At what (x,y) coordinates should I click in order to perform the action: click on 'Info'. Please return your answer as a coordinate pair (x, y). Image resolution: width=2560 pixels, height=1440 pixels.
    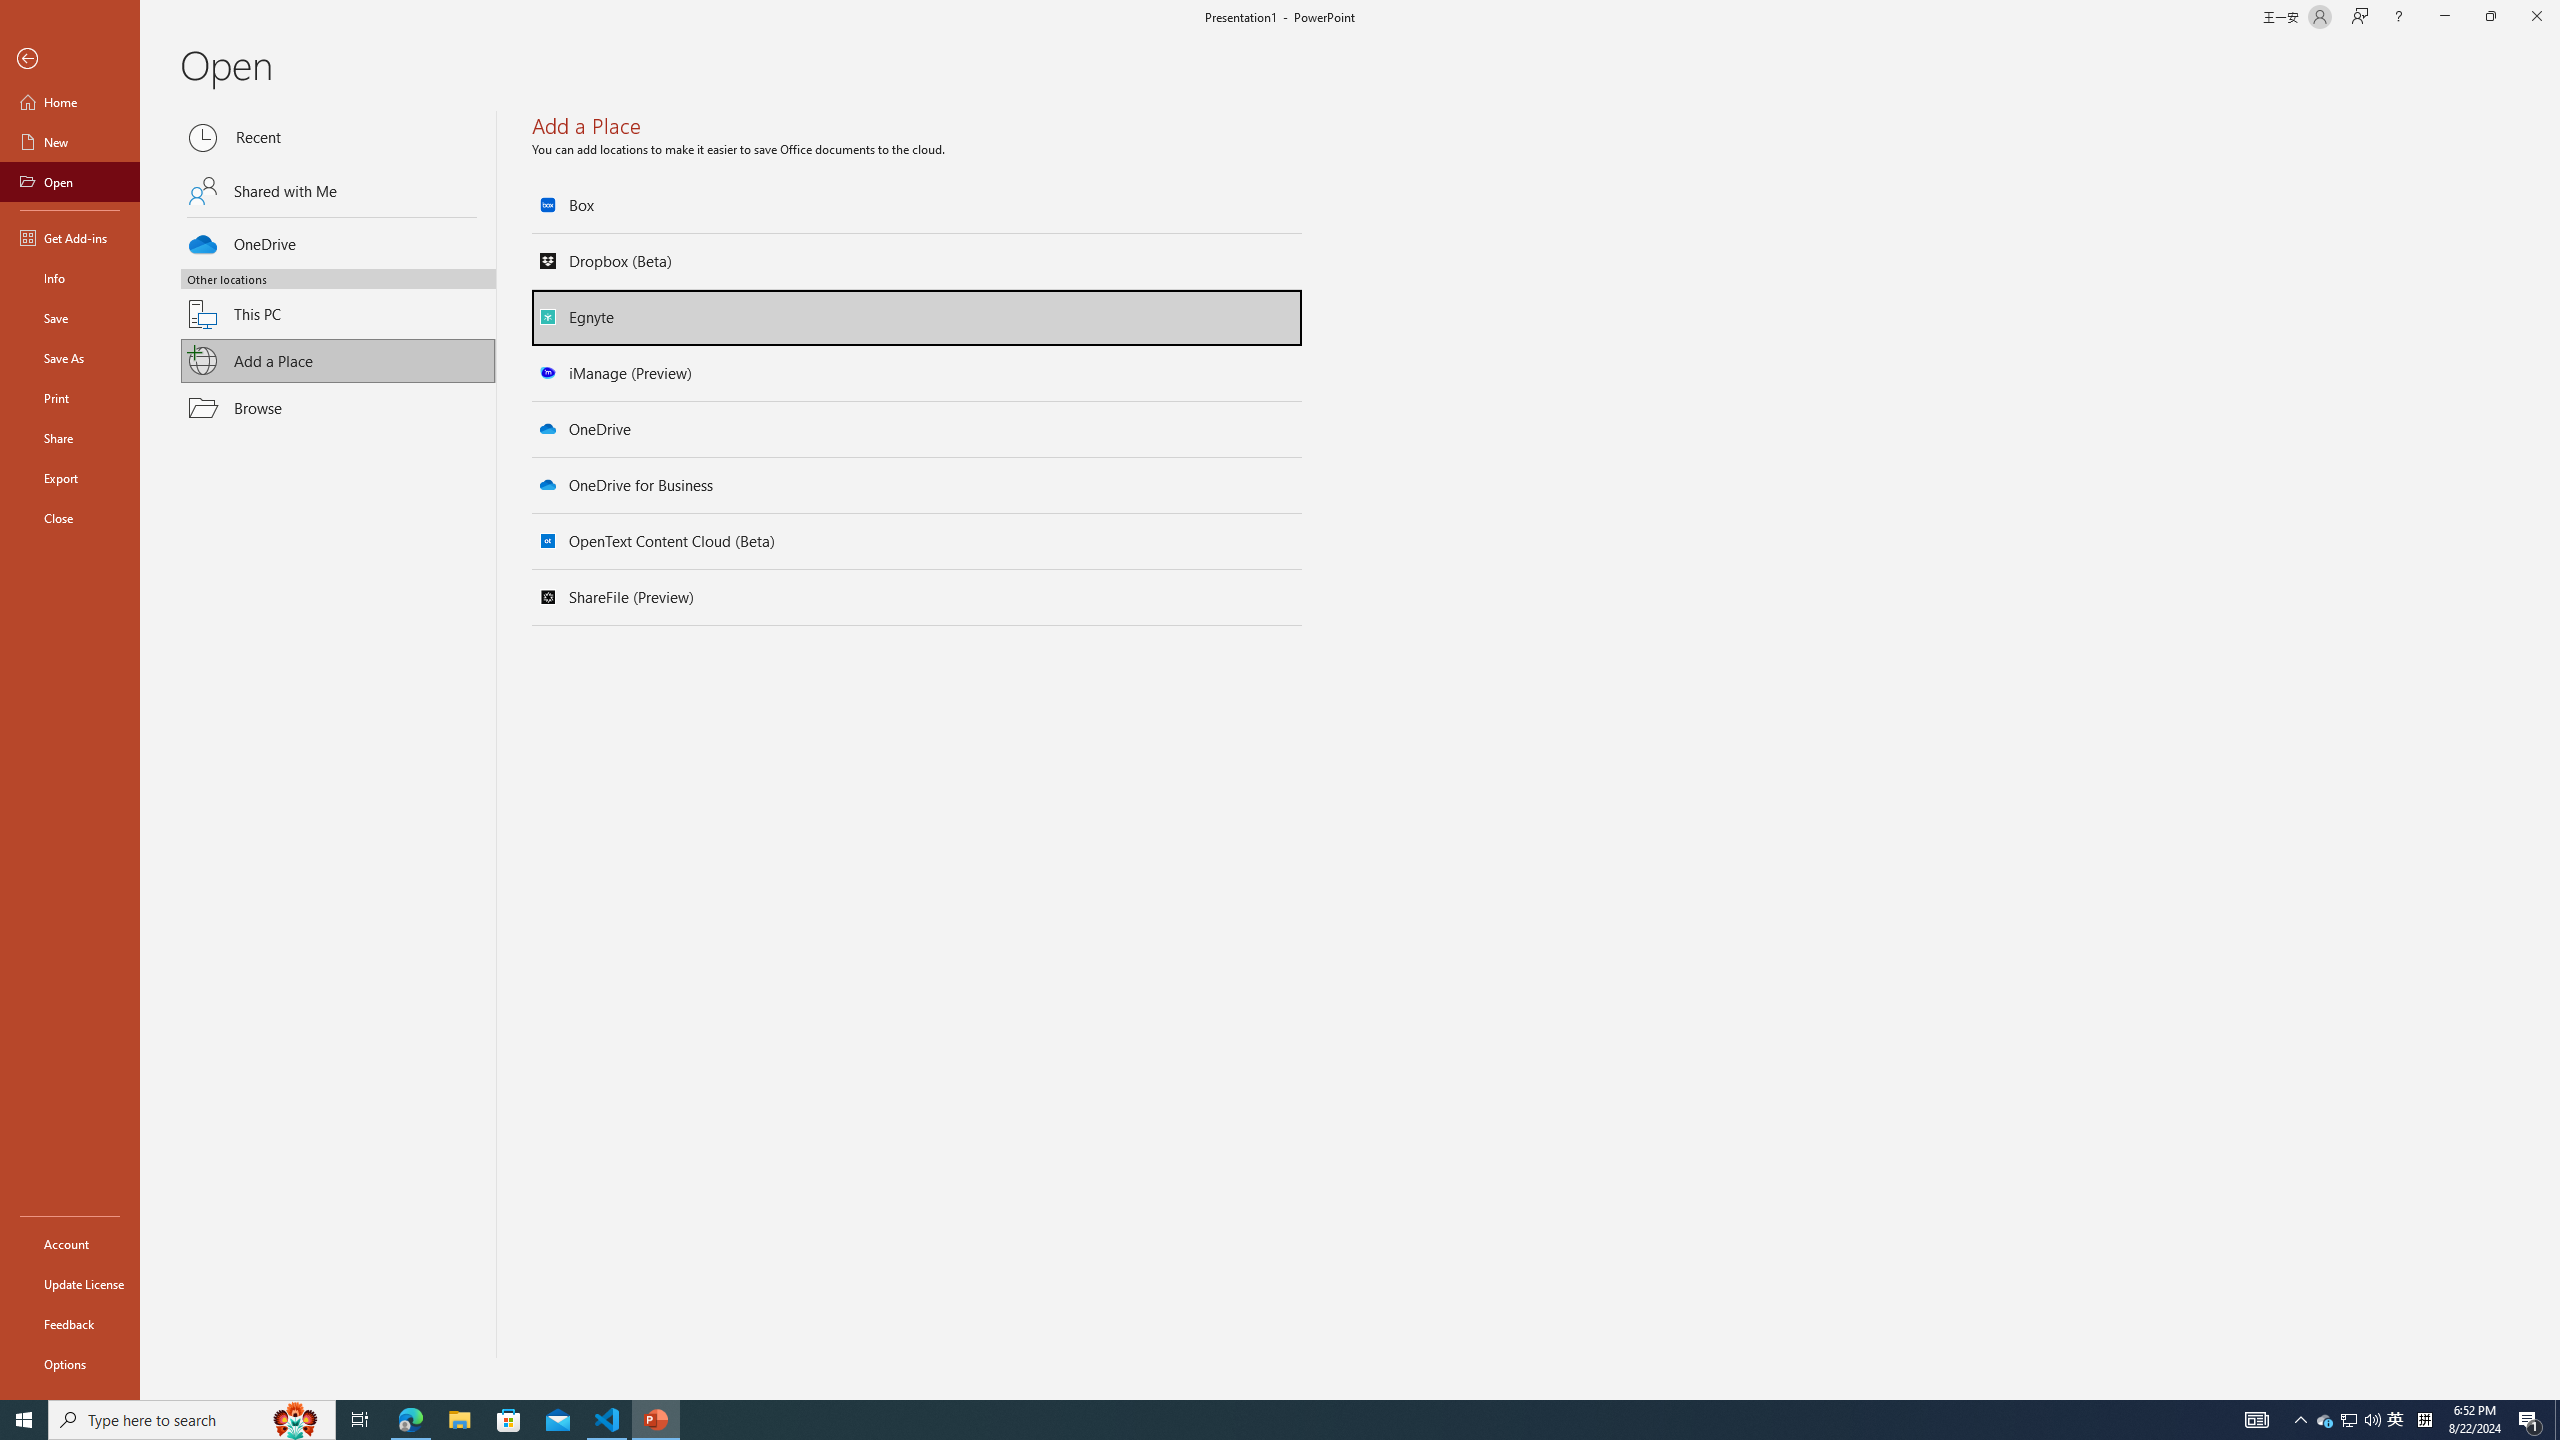
    Looking at the image, I should click on (69, 276).